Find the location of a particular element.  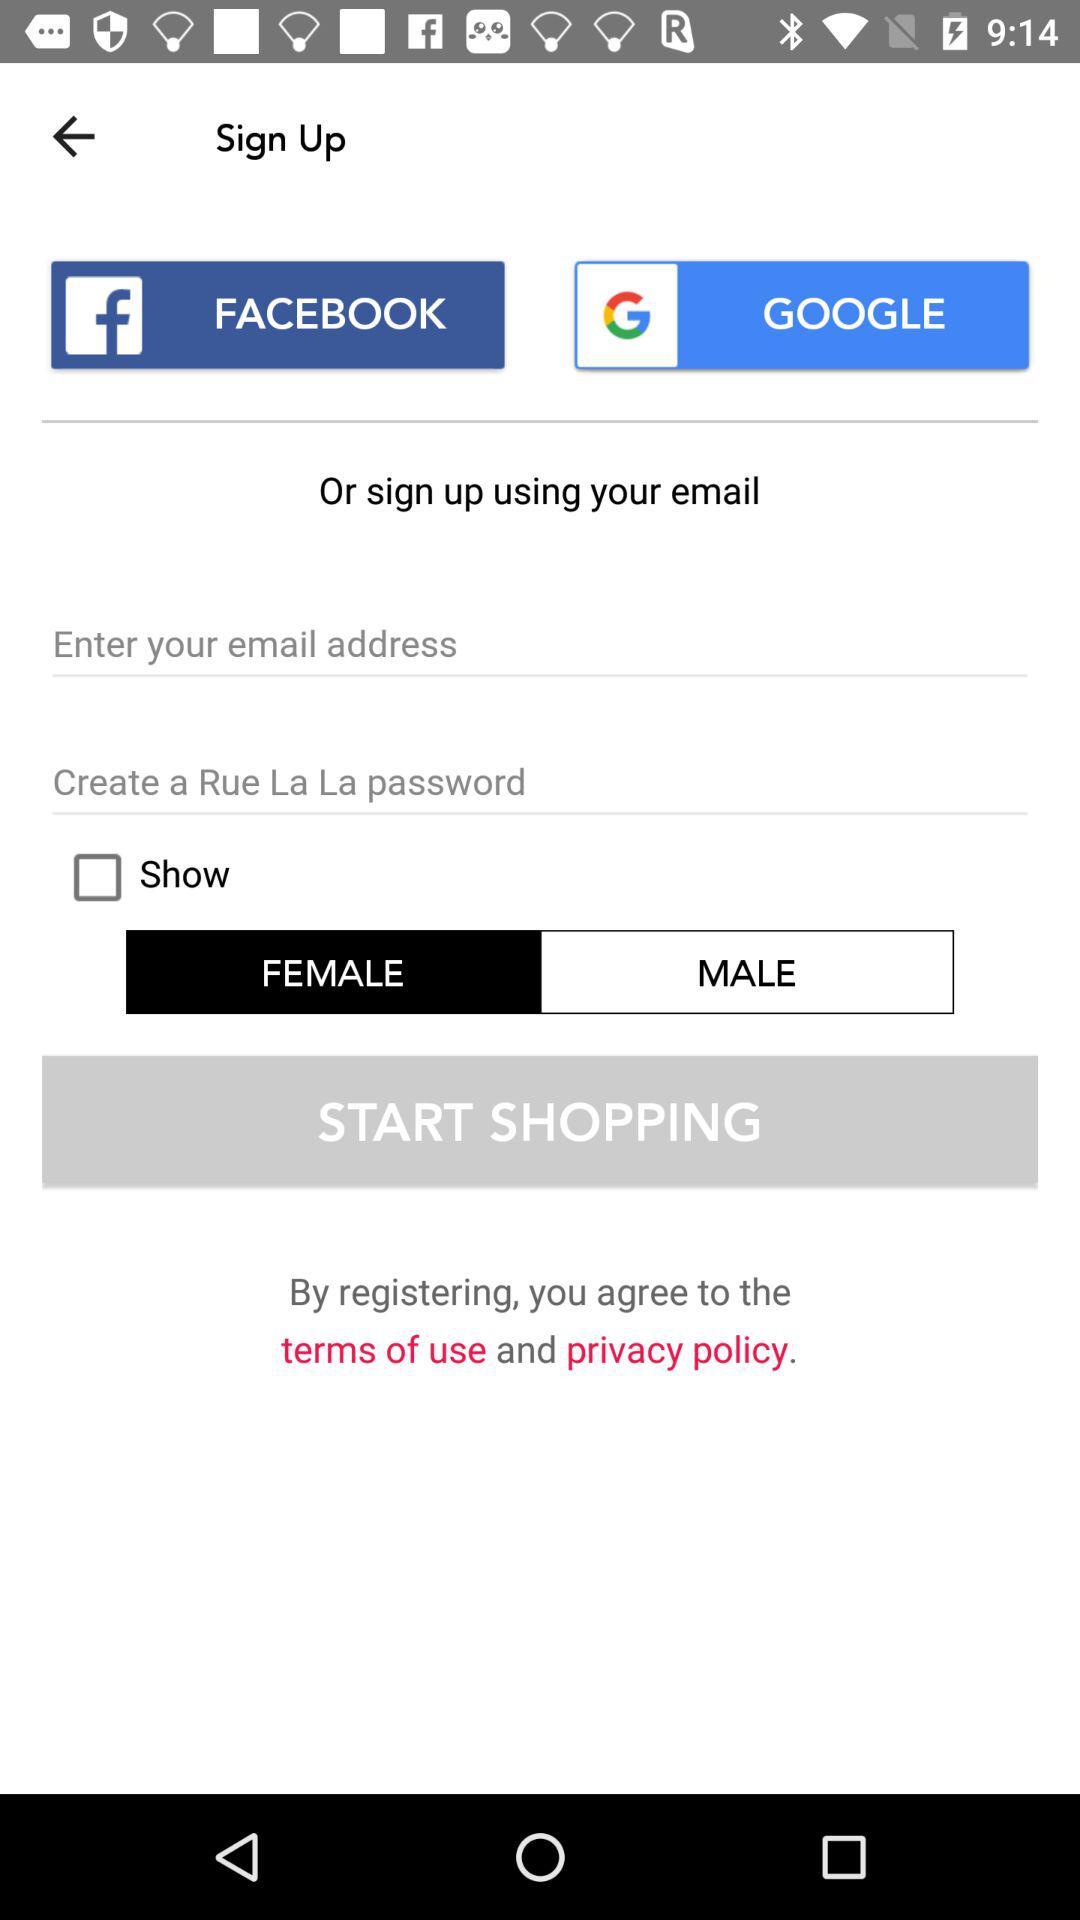

your password is located at coordinates (540, 782).